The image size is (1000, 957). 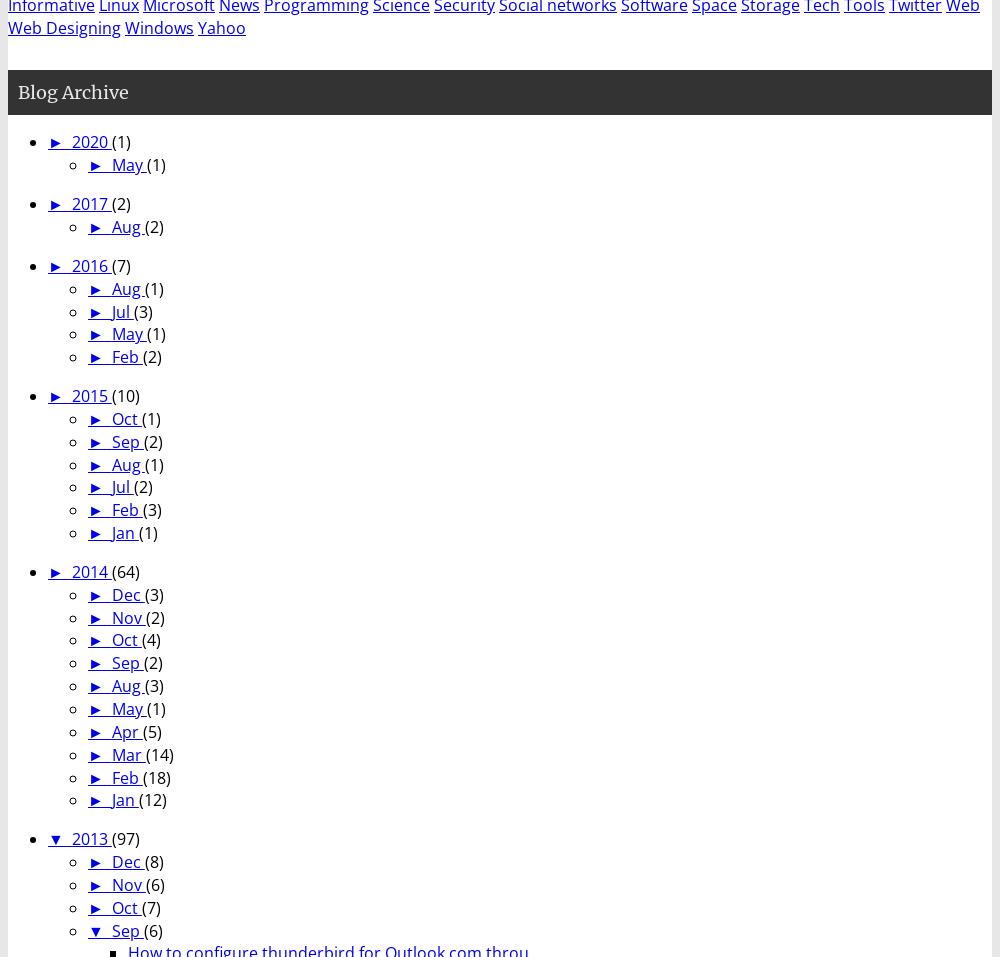 What do you see at coordinates (90, 263) in the screenshot?
I see `'2016'` at bounding box center [90, 263].